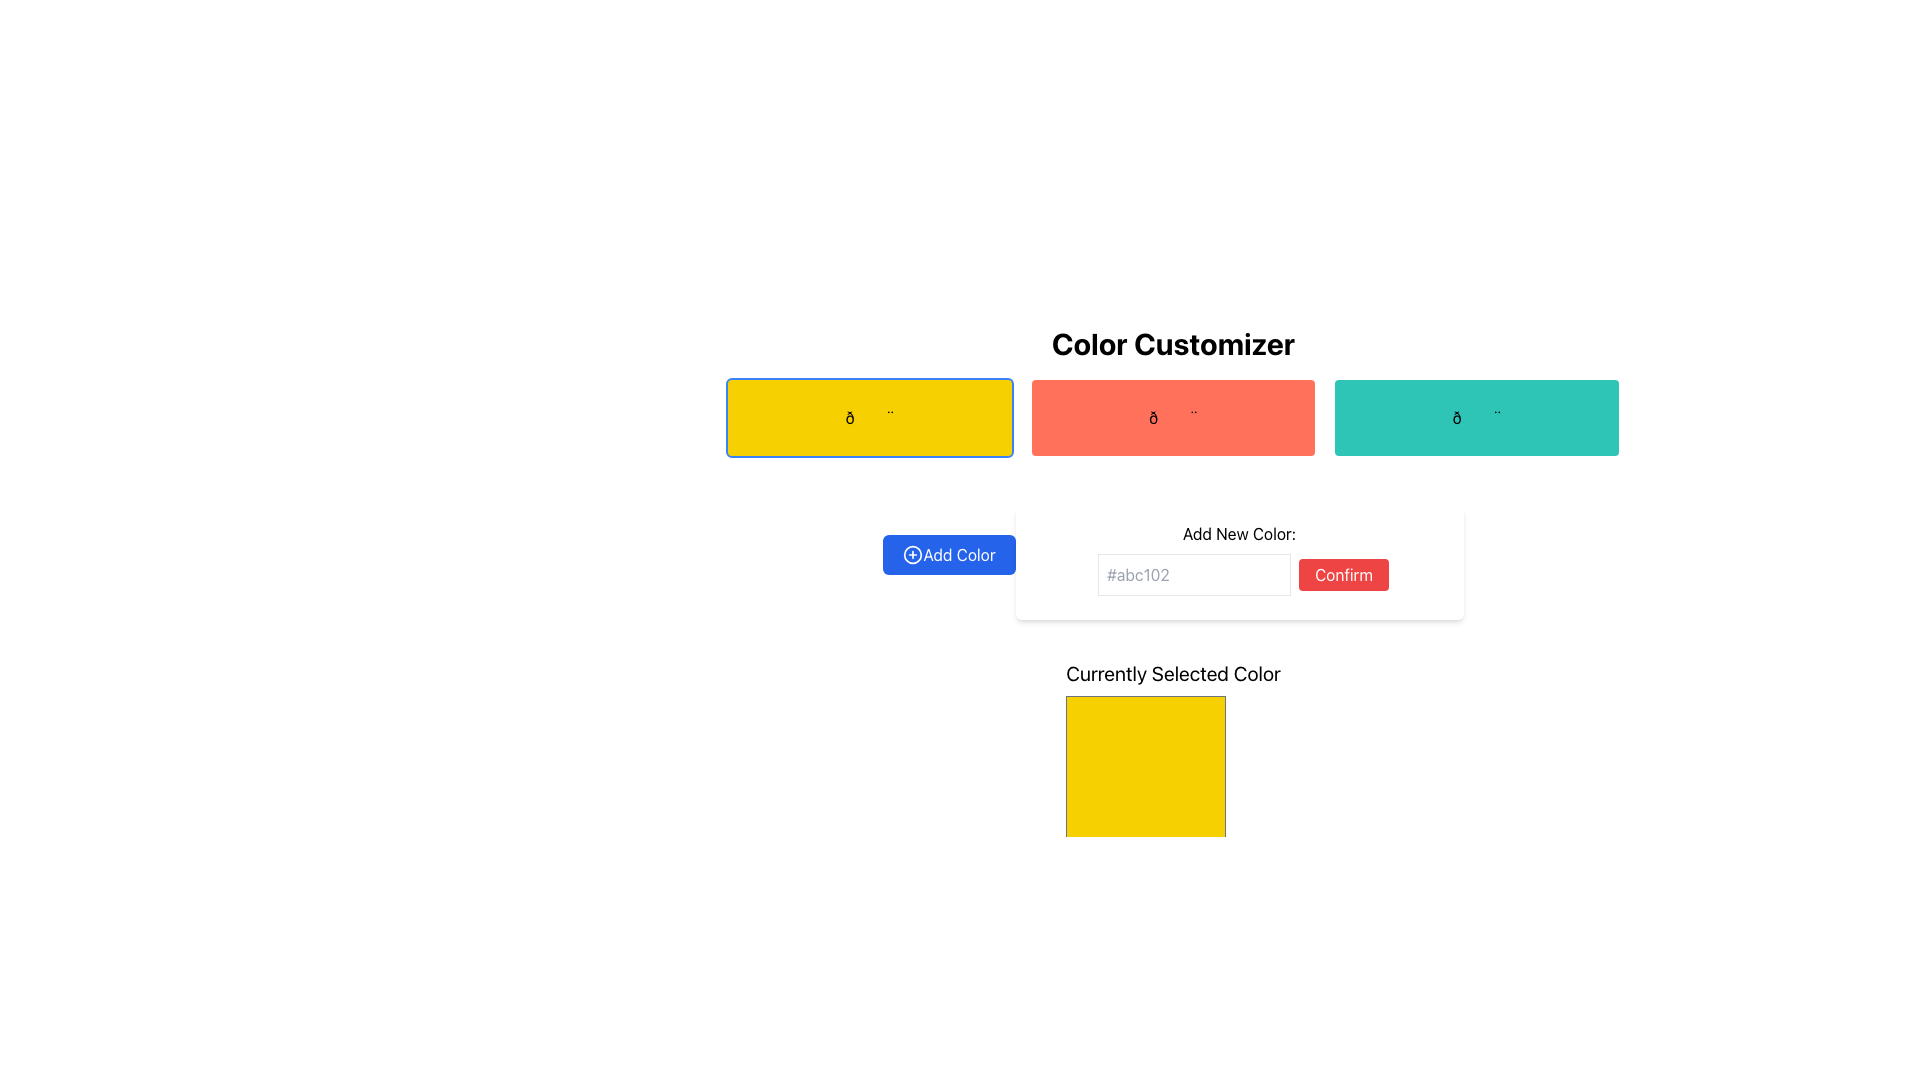  I want to click on the circular shape within the SVG icon that resembles a plus symbol, which is filled with no color and has a visible stroke, so click(912, 555).